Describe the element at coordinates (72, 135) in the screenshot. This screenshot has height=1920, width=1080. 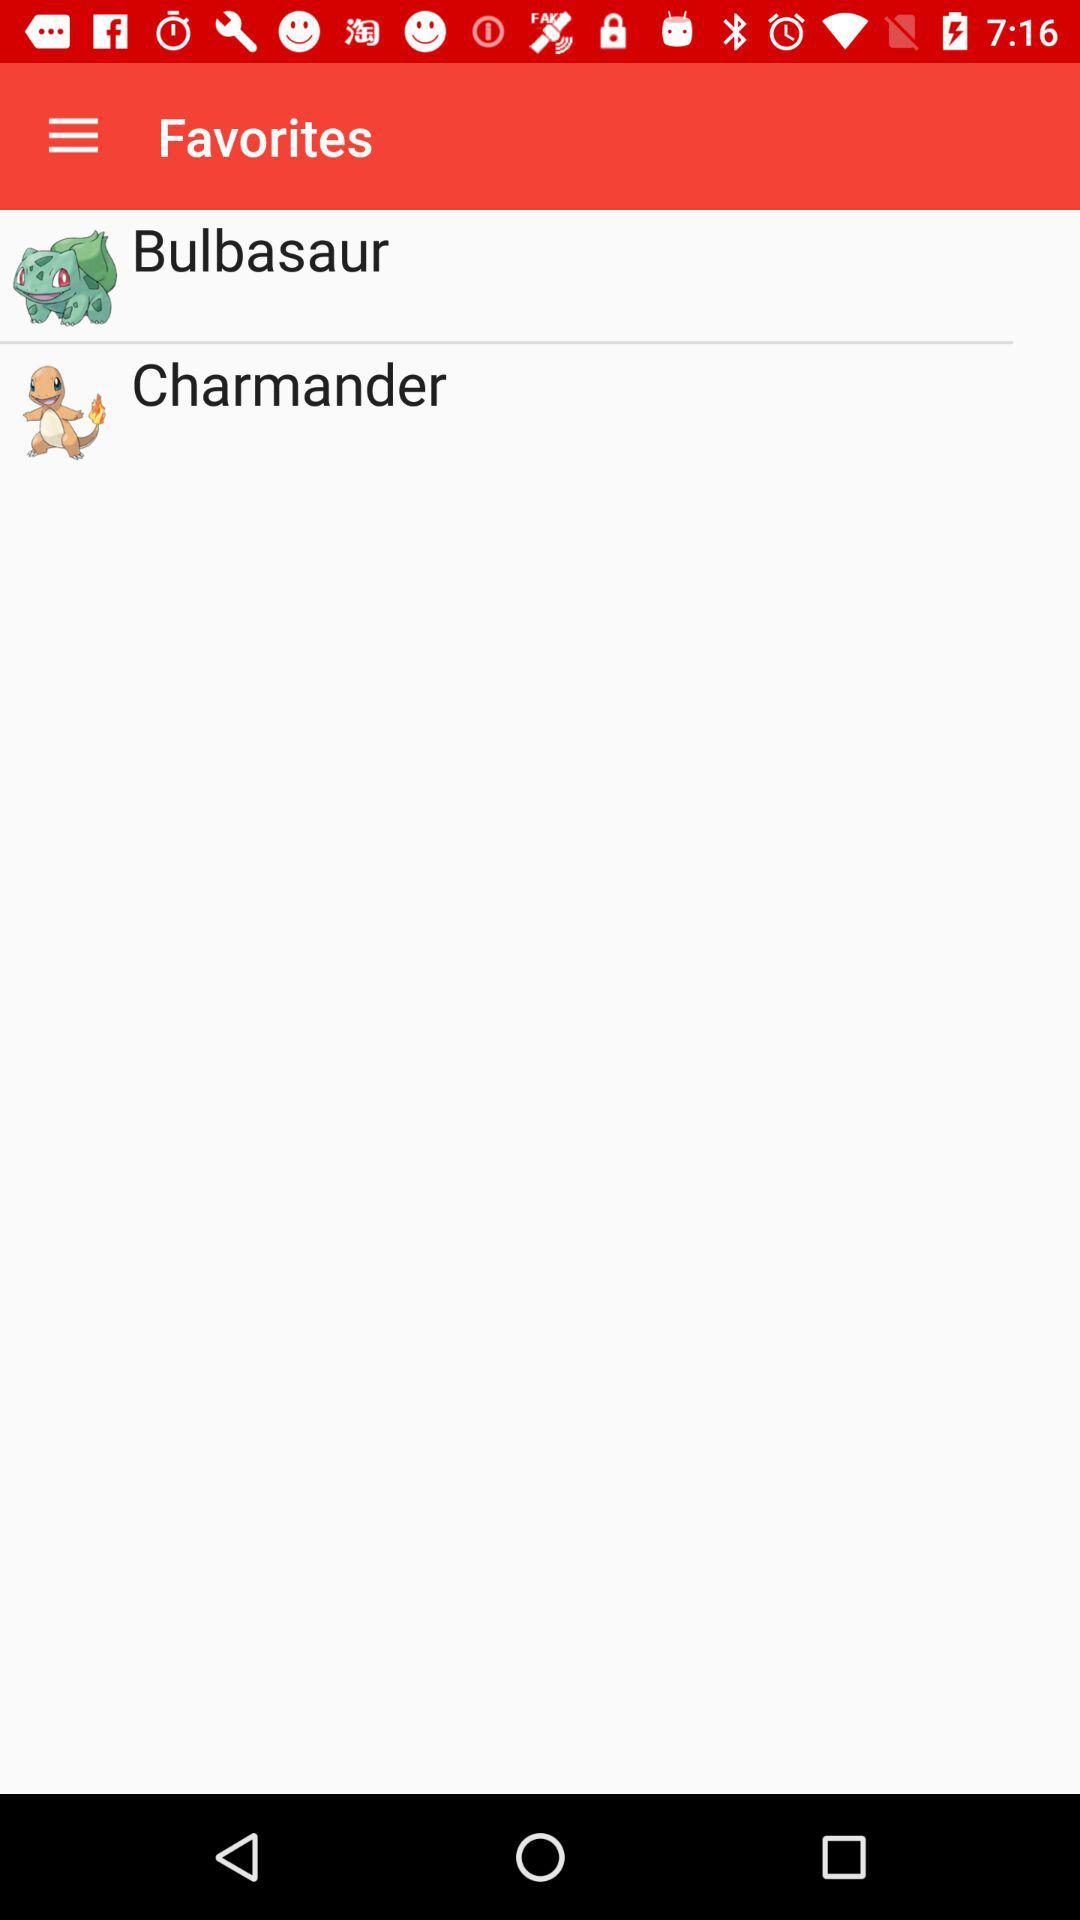
I see `icon next to favorites item` at that location.